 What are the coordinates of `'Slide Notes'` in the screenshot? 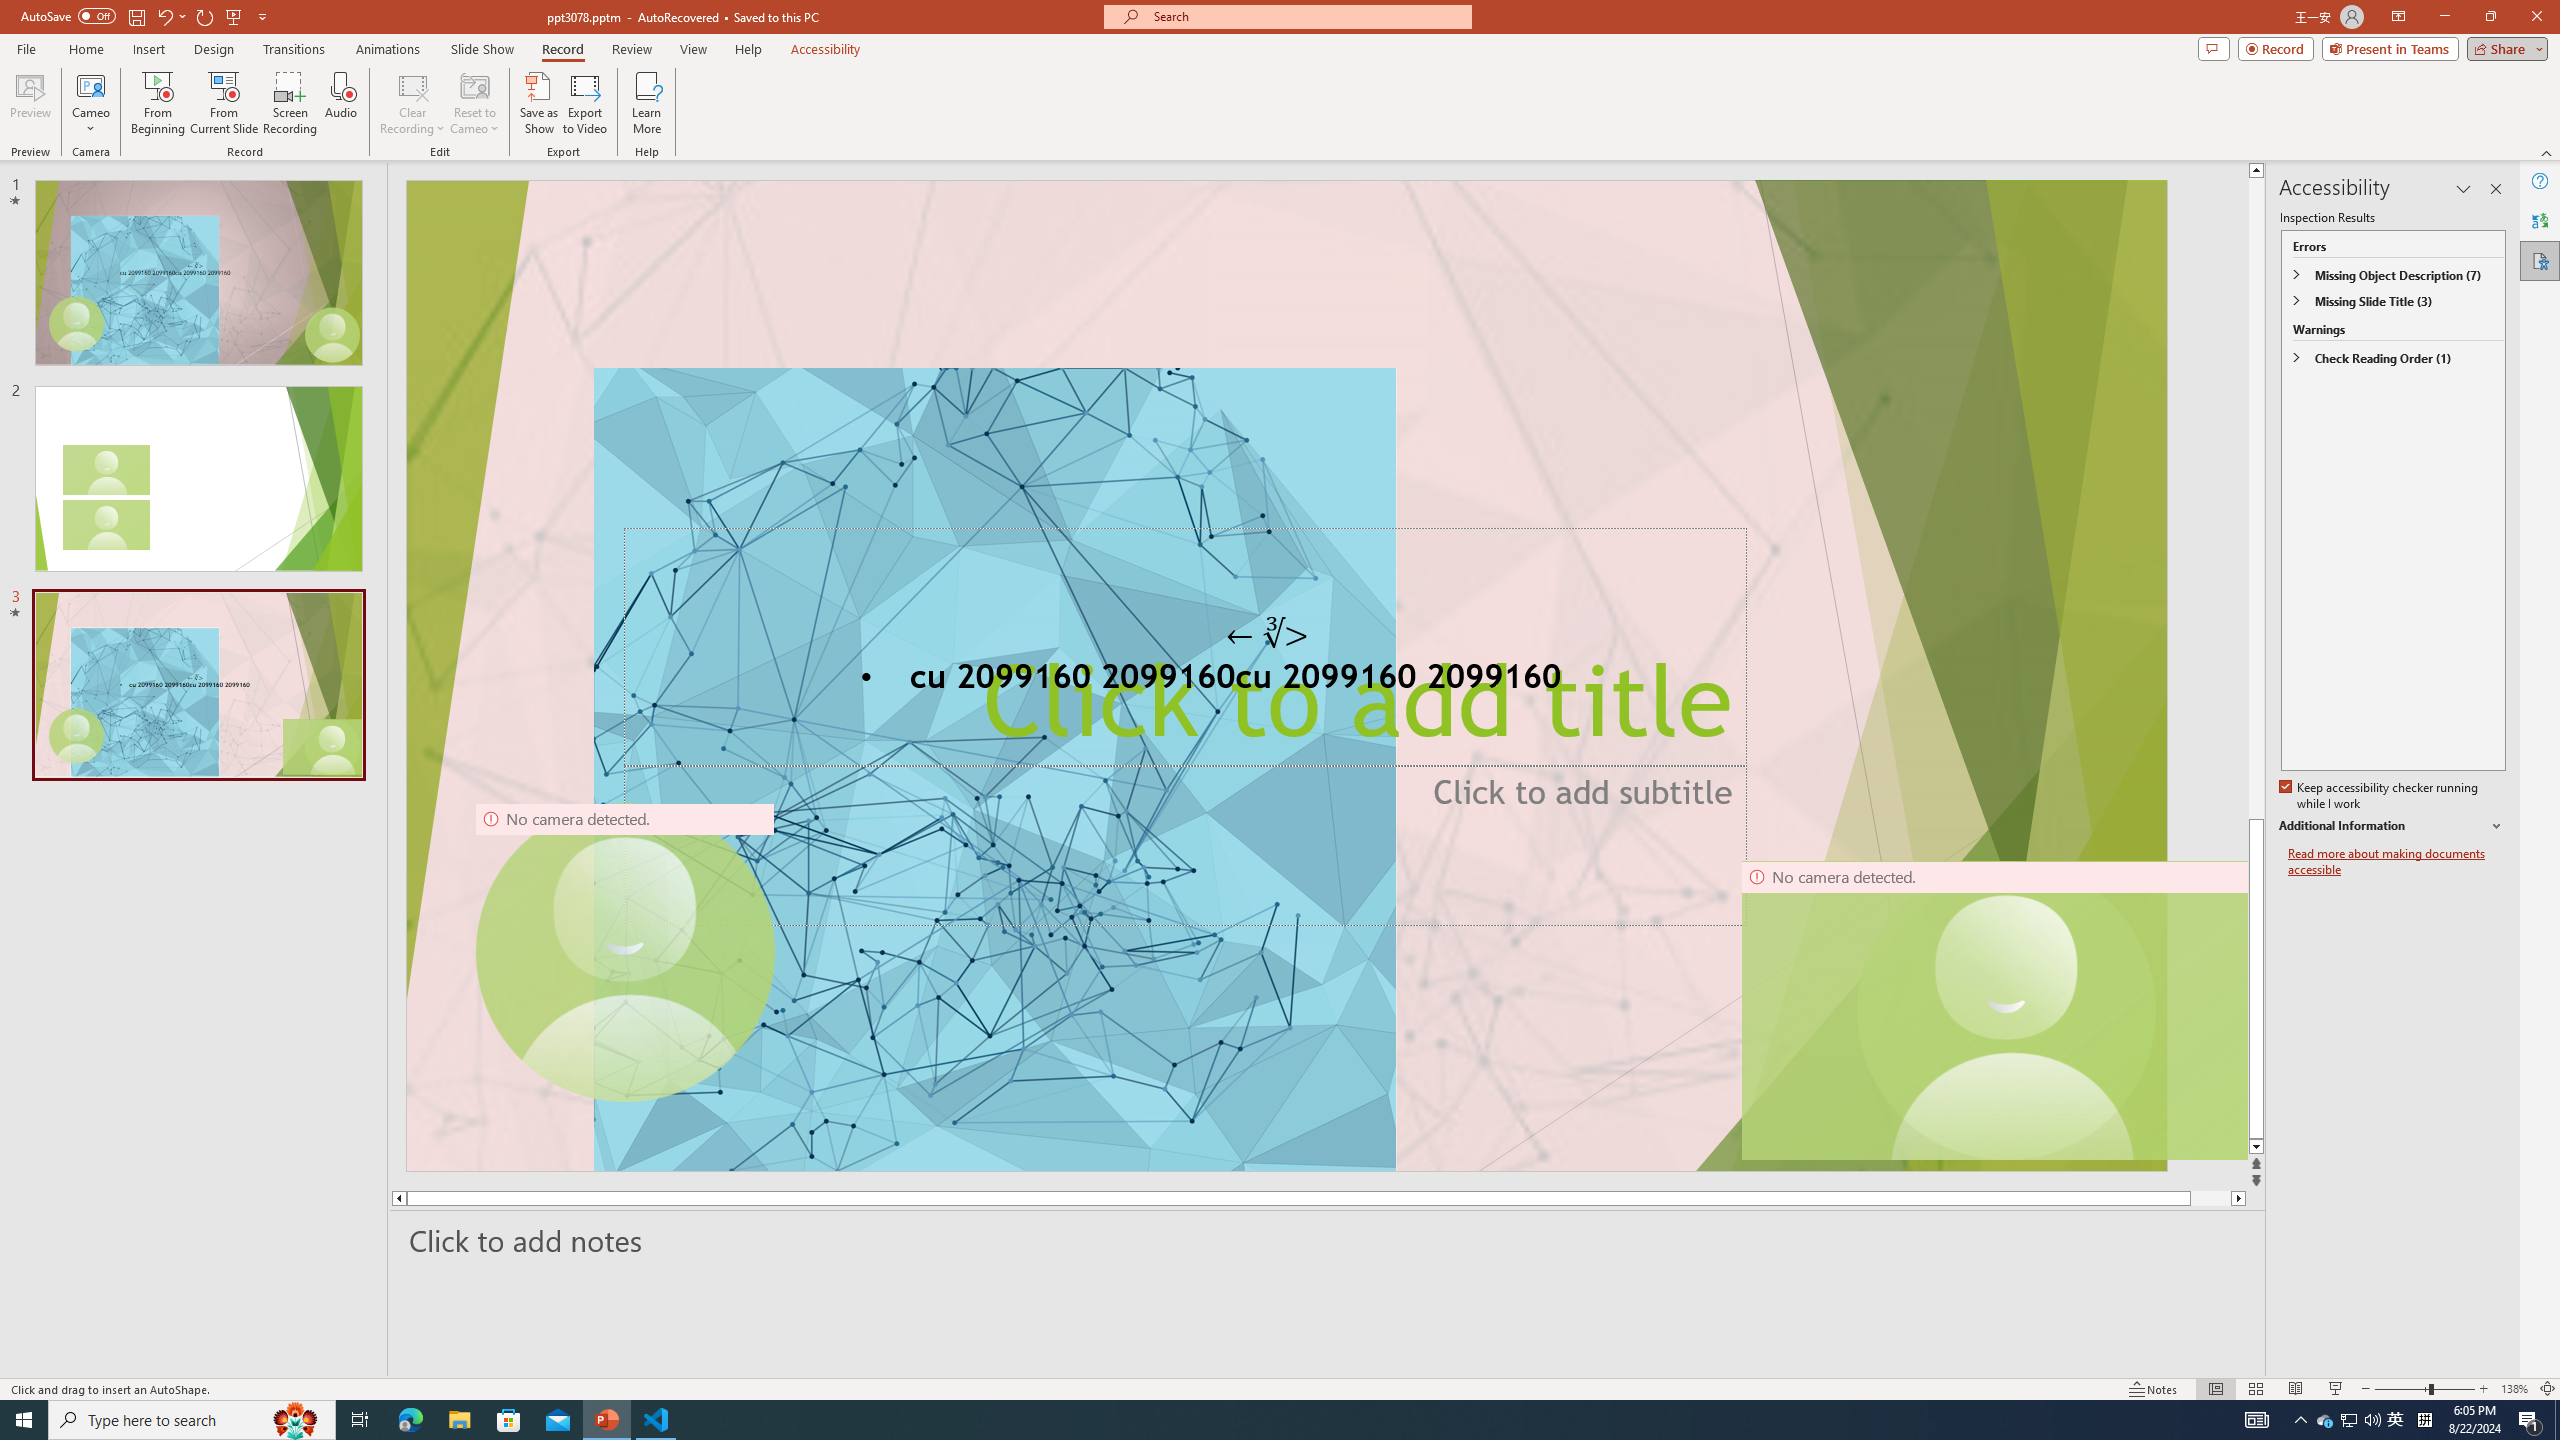 It's located at (1328, 1240).